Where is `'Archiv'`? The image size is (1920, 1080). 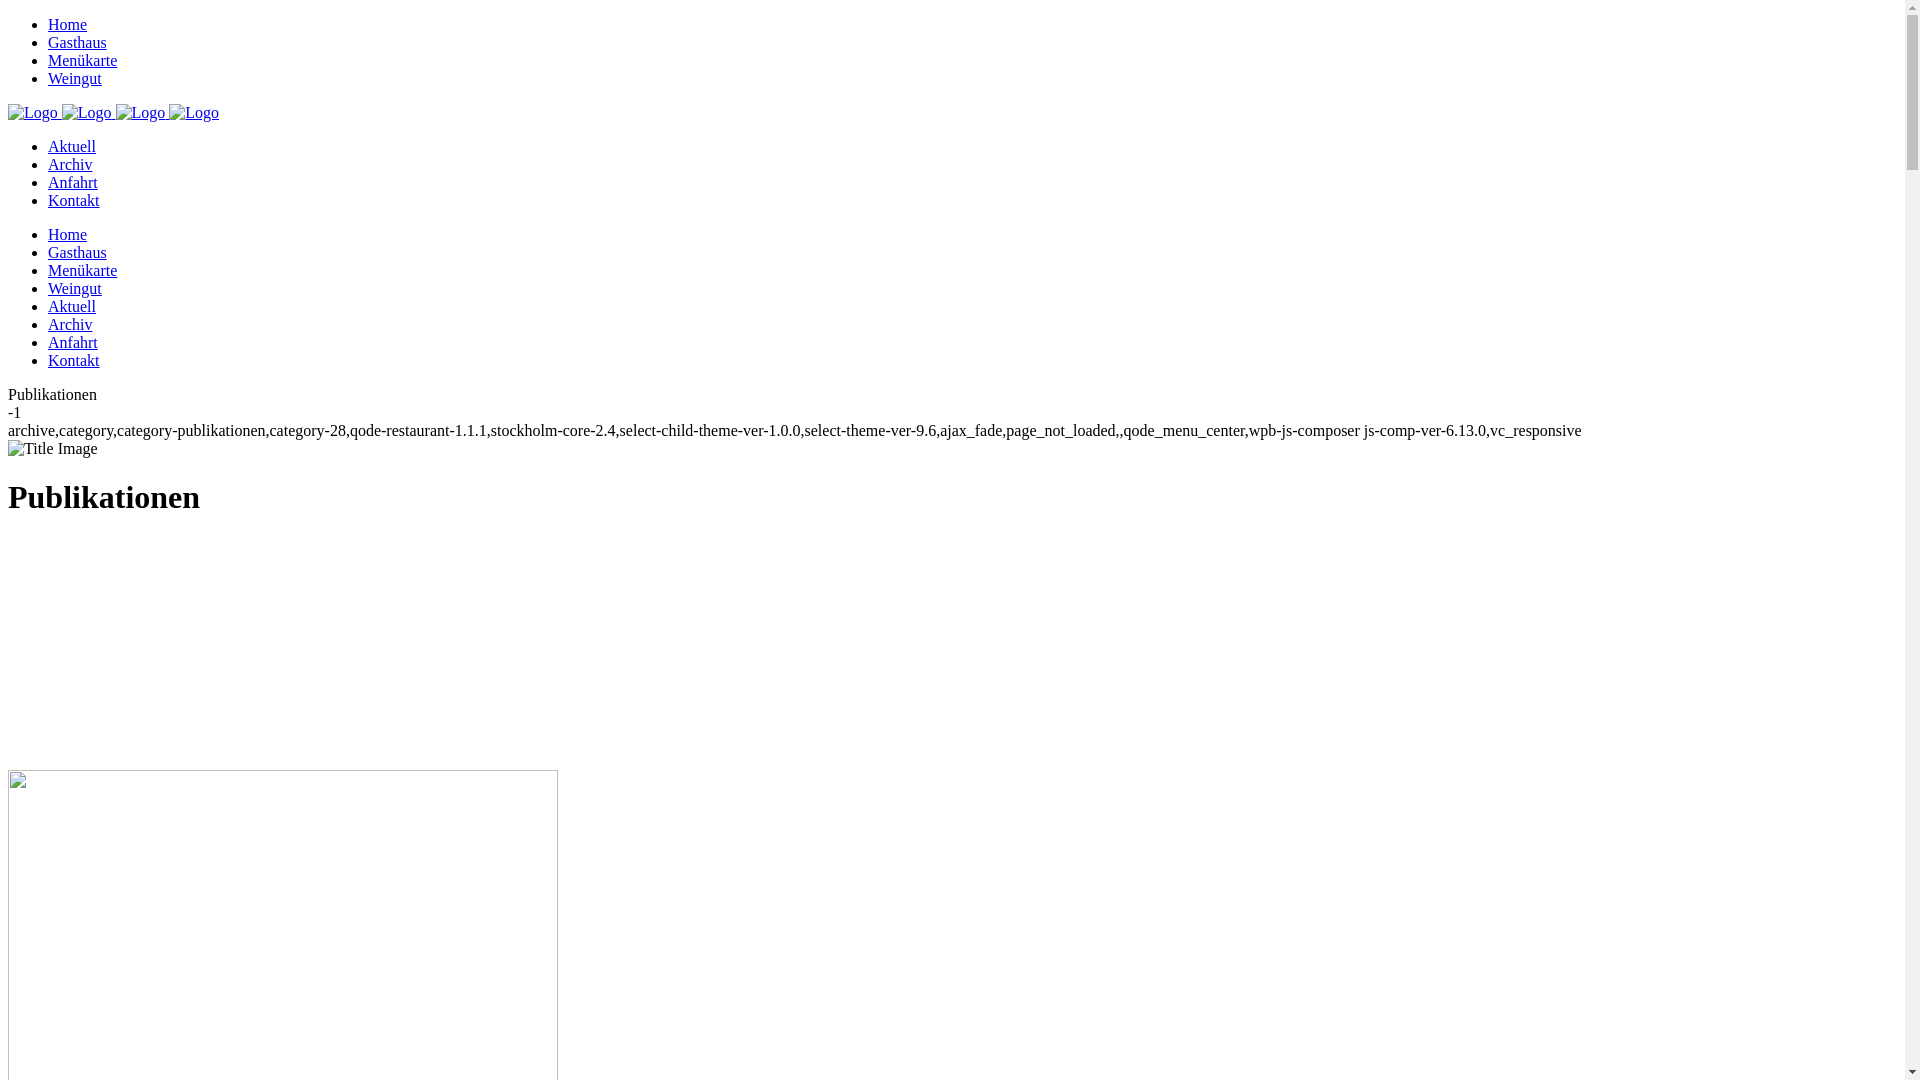 'Archiv' is located at coordinates (48, 323).